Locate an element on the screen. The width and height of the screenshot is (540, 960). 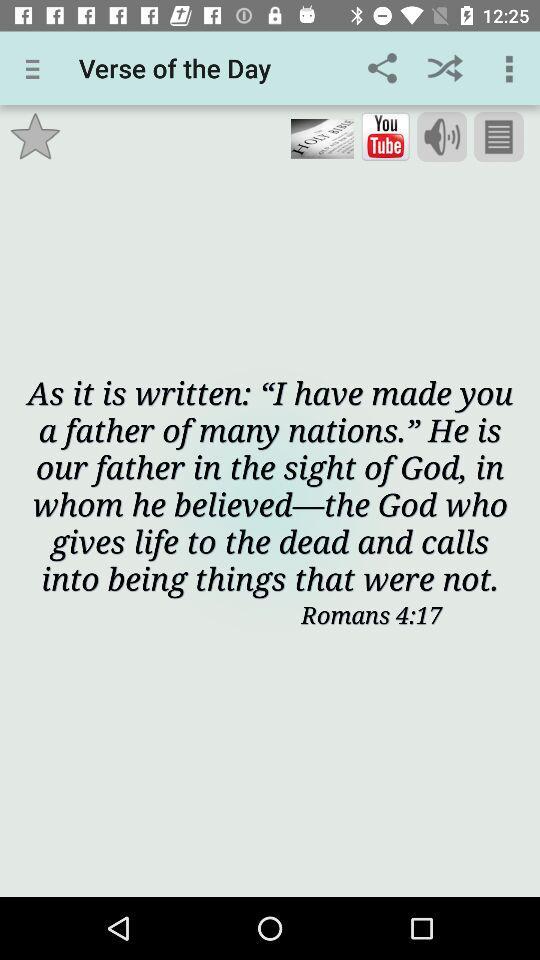
the item next to the verse of the is located at coordinates (382, 68).